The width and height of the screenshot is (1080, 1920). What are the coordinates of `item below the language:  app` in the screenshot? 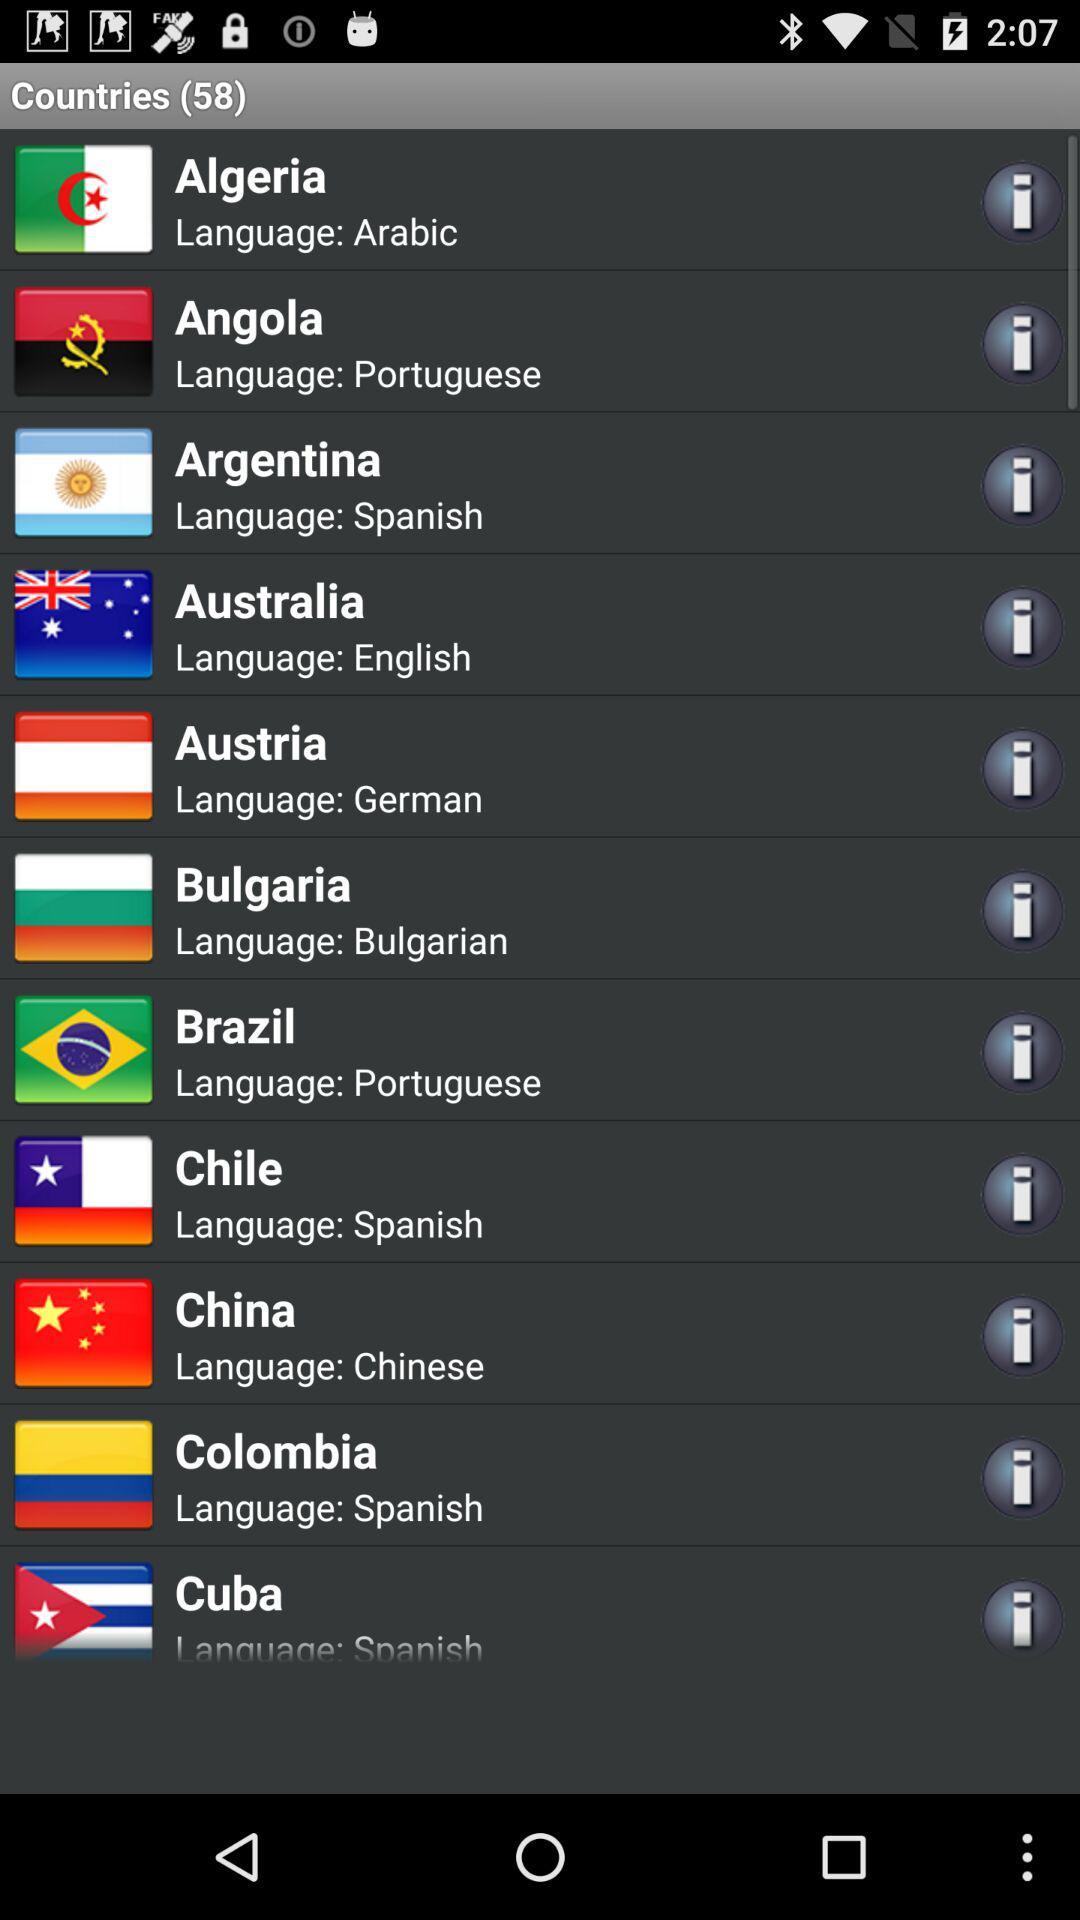 It's located at (327, 740).